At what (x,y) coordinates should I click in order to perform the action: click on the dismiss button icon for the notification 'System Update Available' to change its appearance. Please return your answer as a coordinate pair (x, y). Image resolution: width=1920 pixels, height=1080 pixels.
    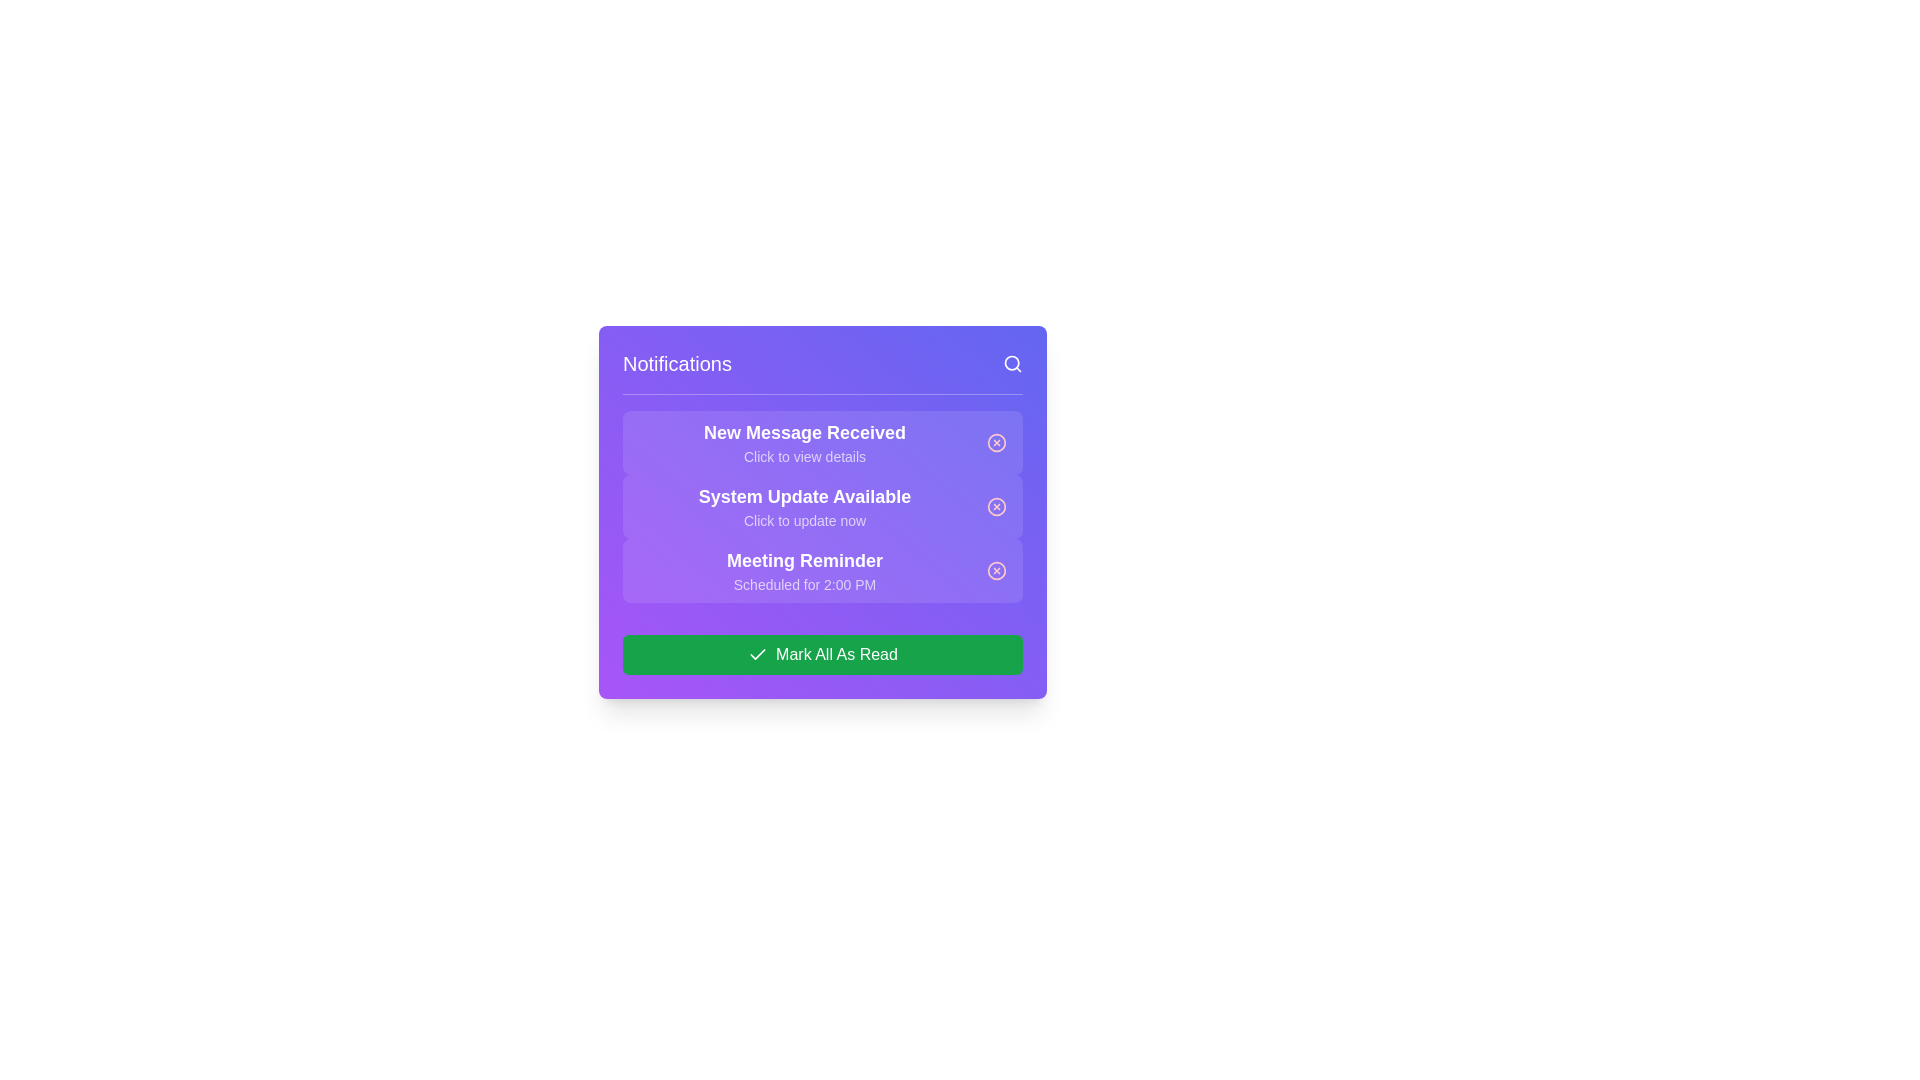
    Looking at the image, I should click on (997, 505).